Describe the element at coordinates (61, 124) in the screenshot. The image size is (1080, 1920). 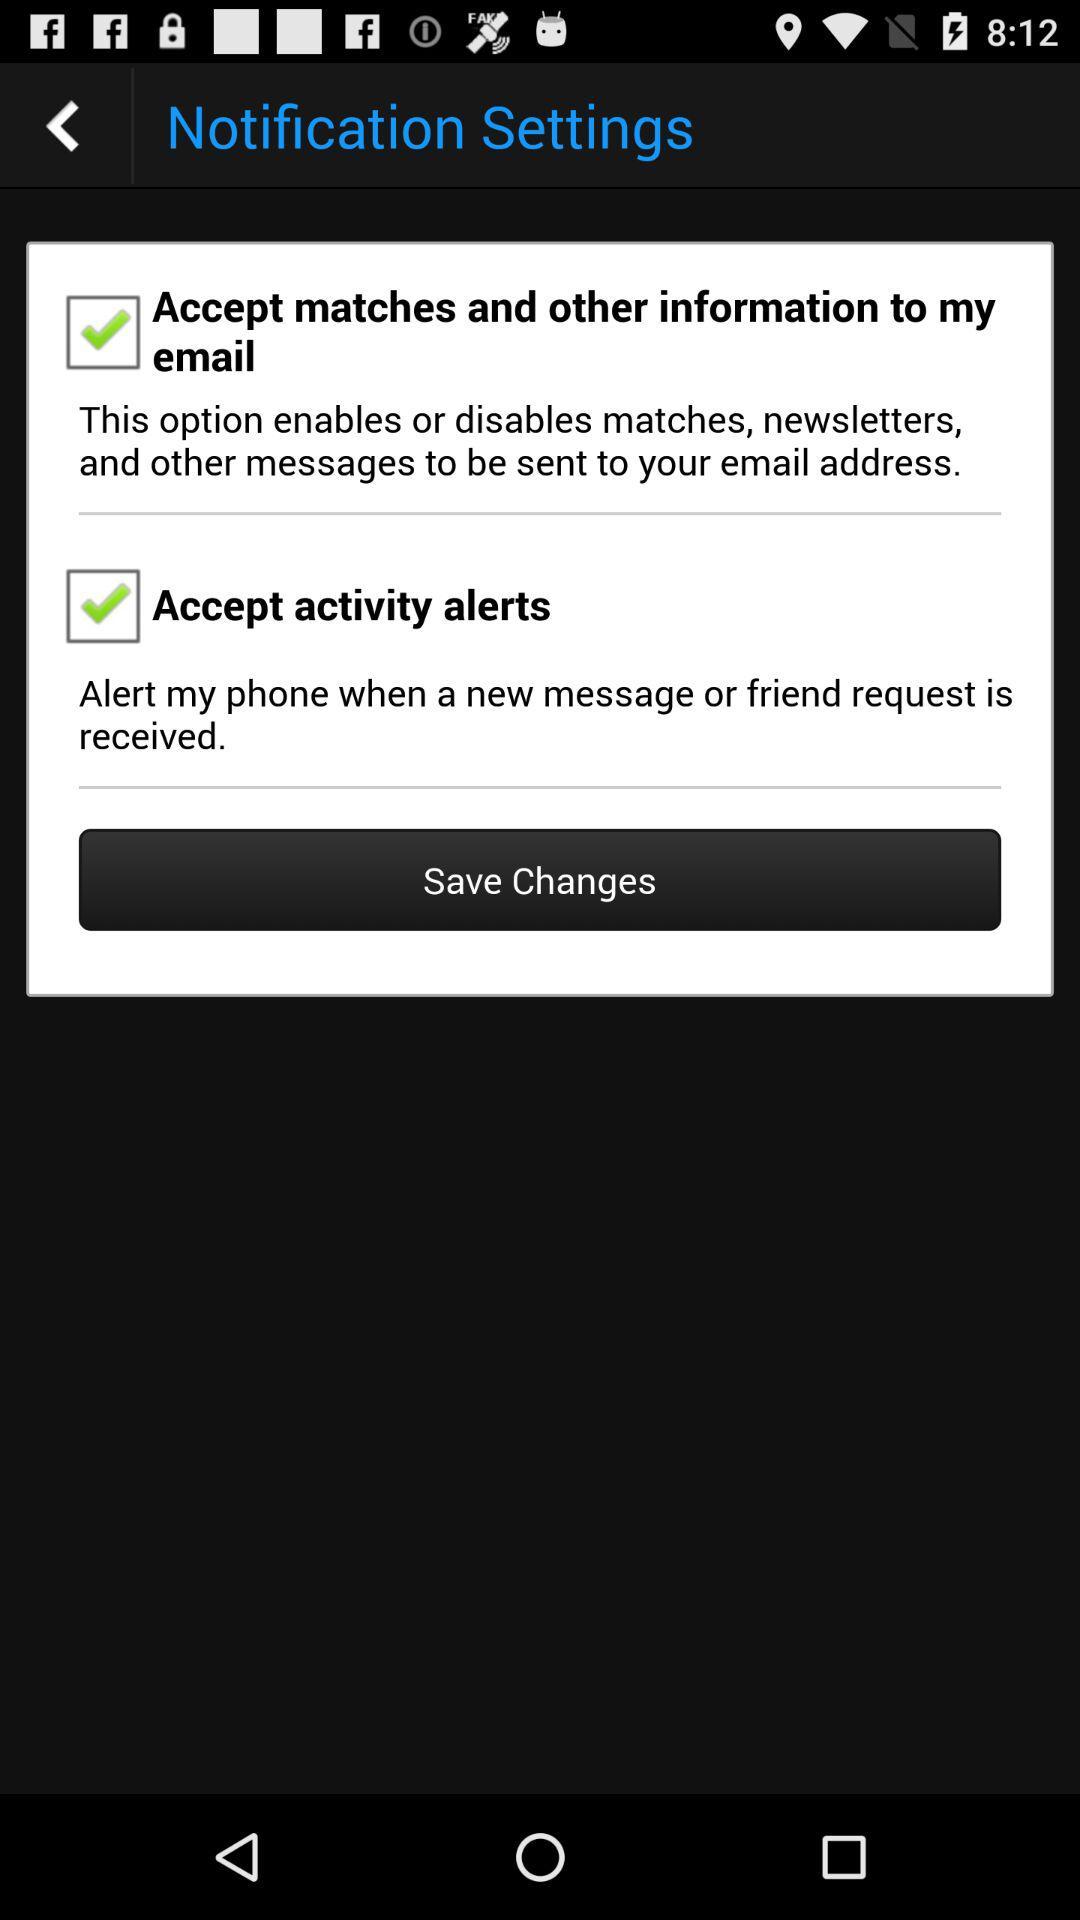
I see `go back` at that location.